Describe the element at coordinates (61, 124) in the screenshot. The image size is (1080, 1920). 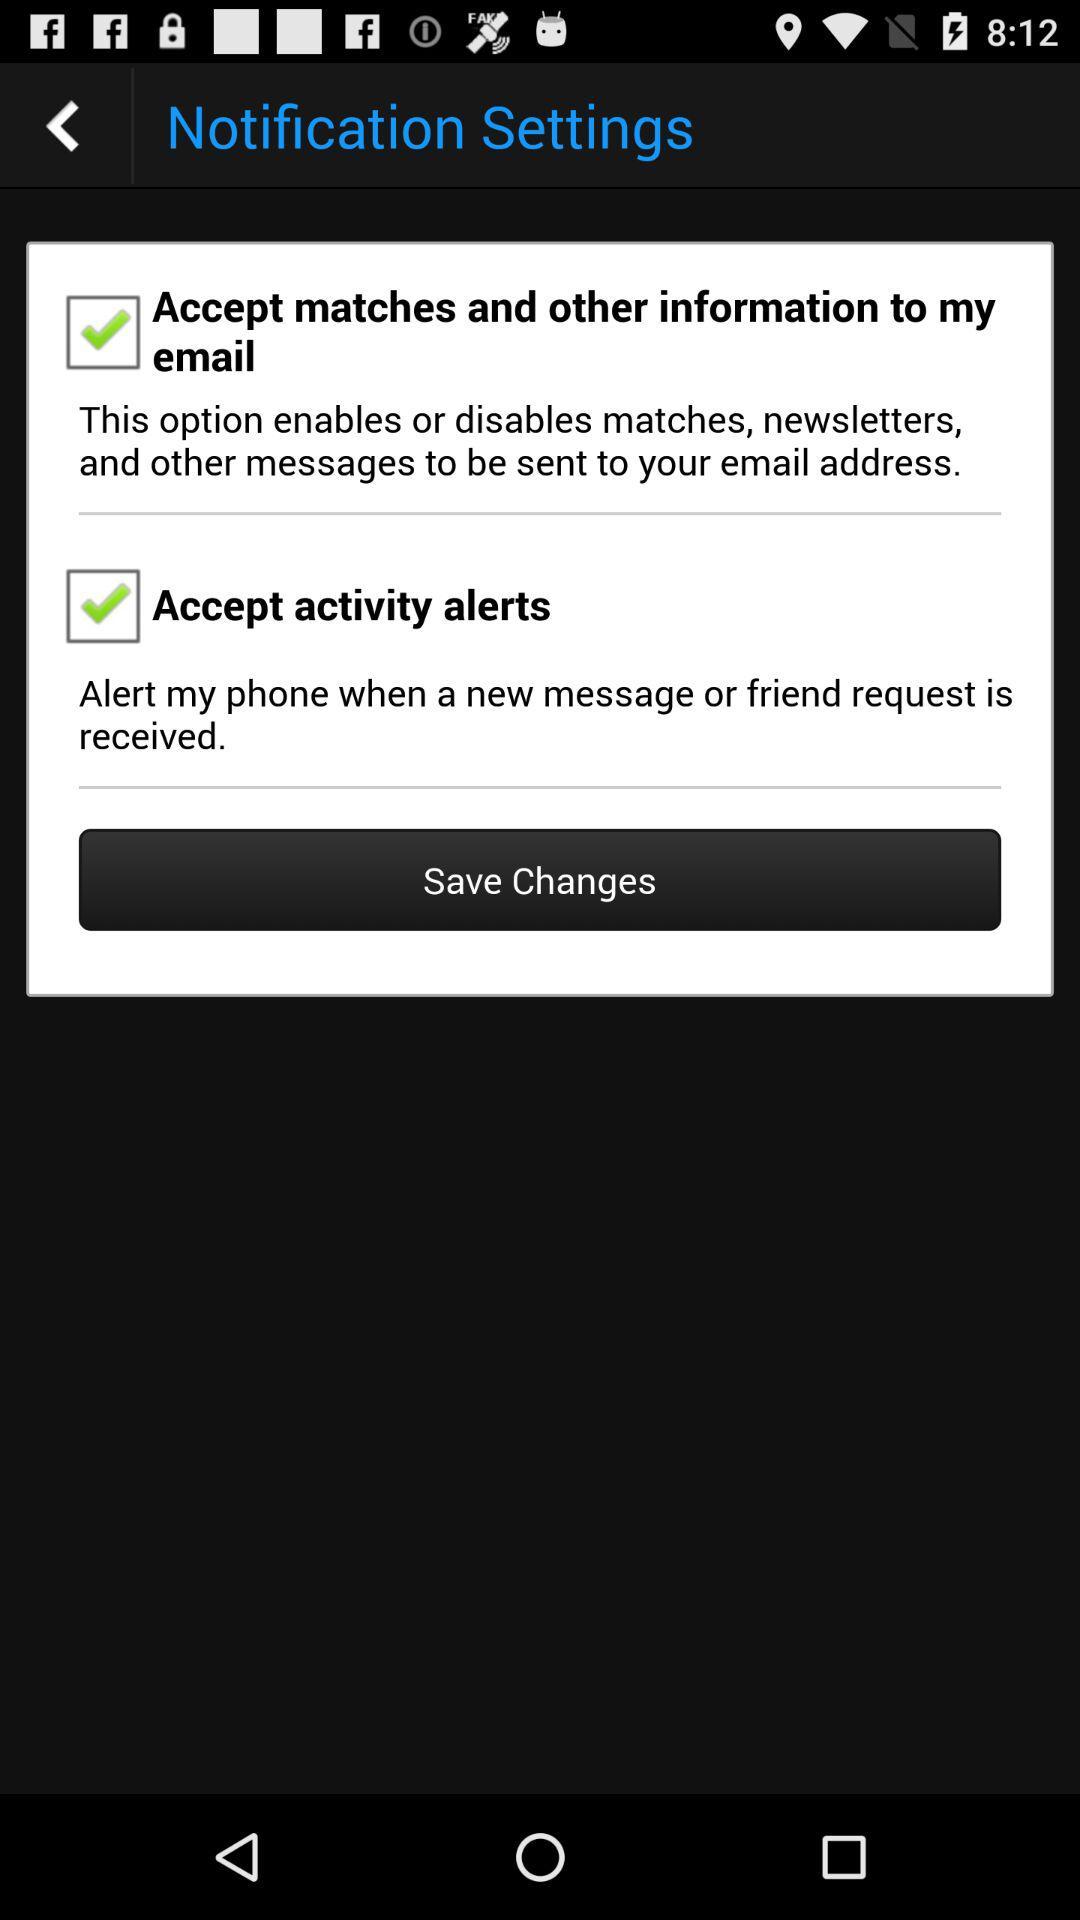
I see `go back` at that location.